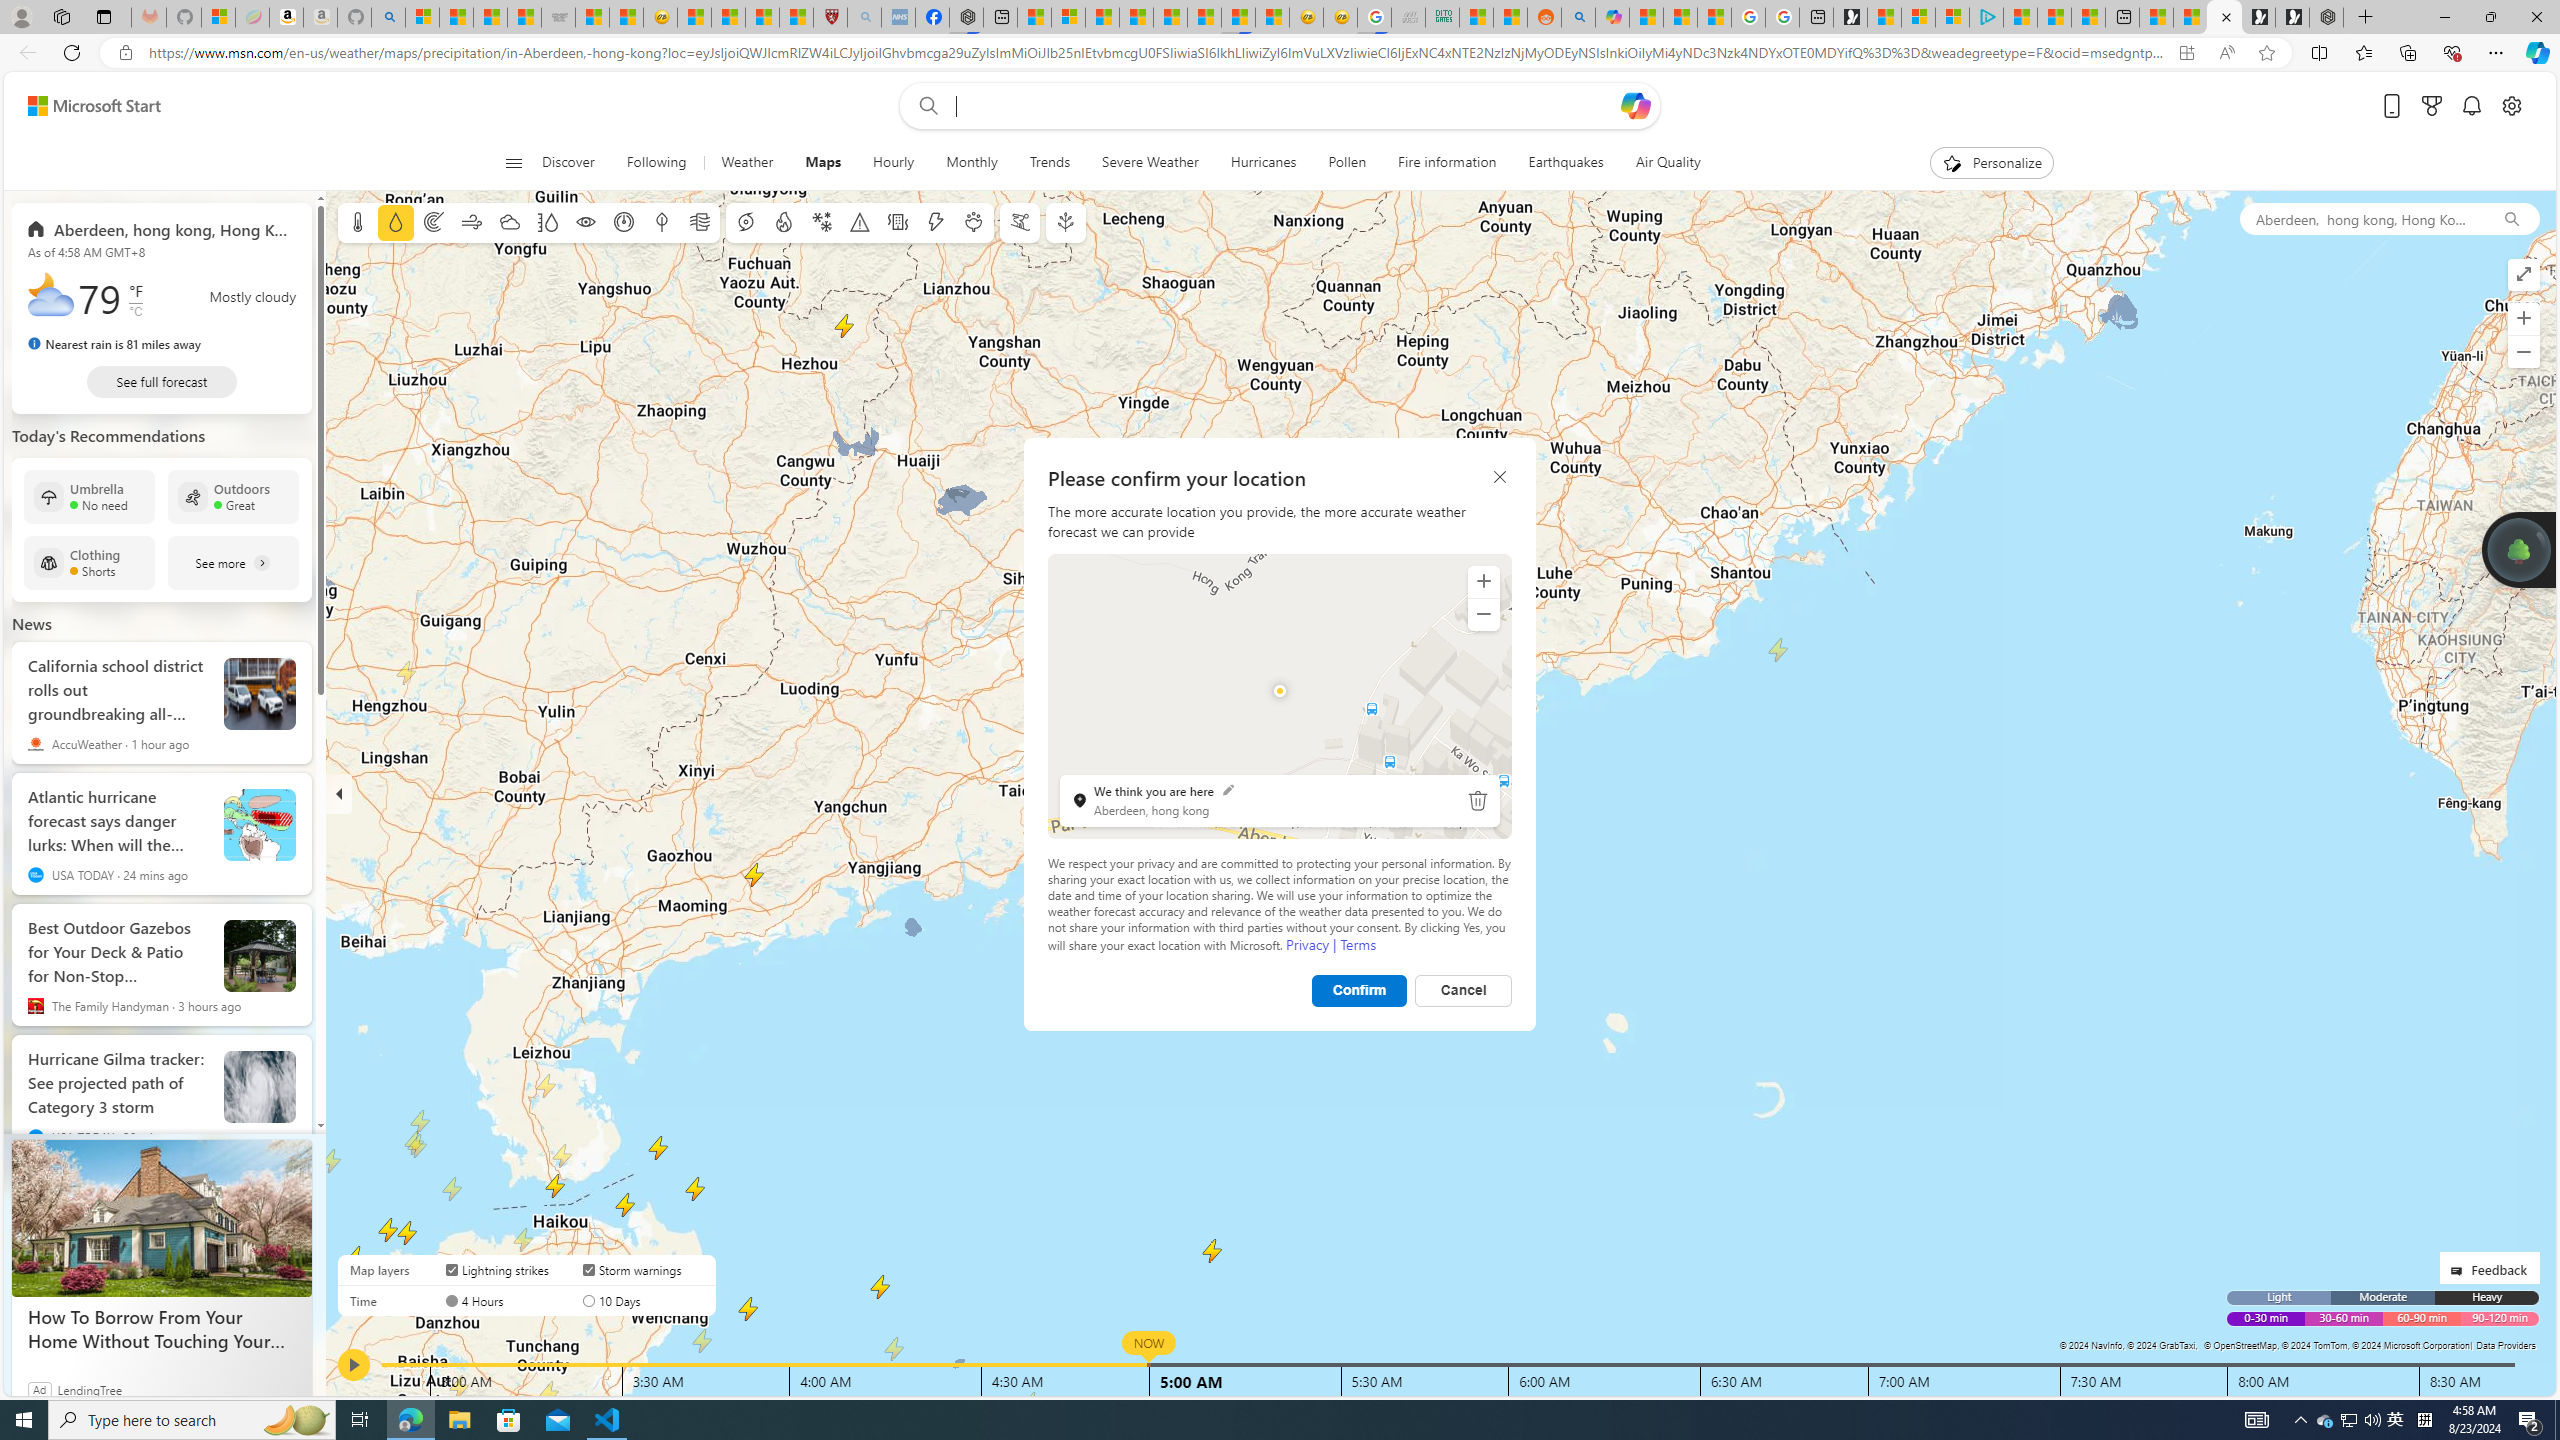 Image resolution: width=2560 pixels, height=1440 pixels. I want to click on 'News', so click(32, 623).